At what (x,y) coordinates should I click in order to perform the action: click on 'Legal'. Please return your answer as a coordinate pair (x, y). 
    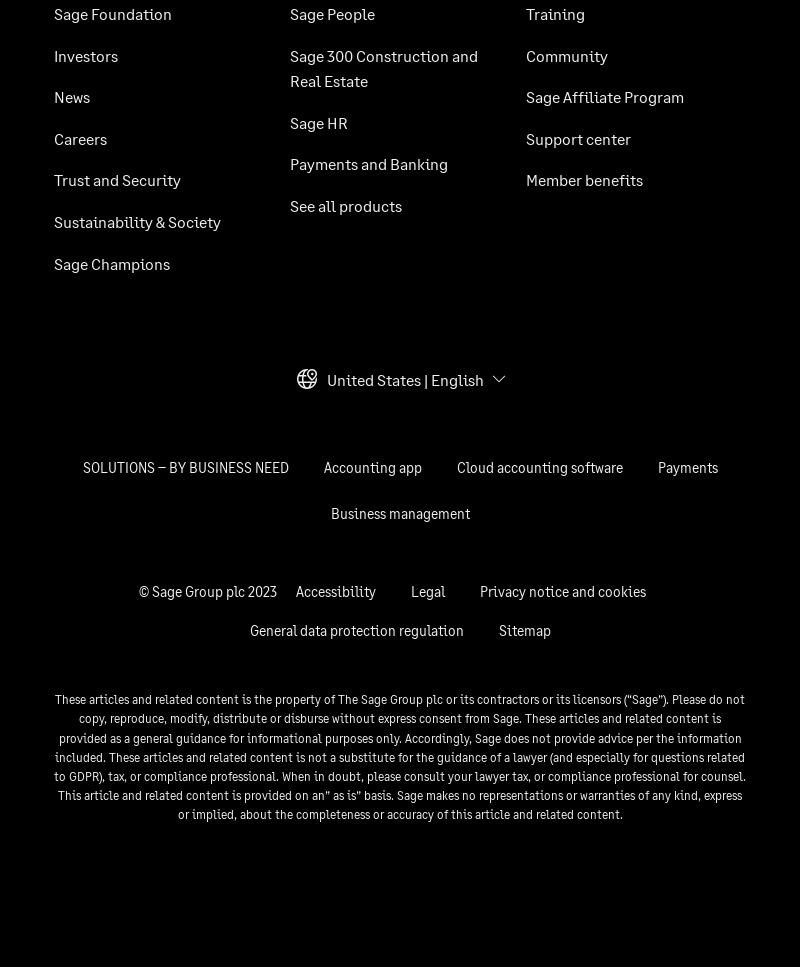
    Looking at the image, I should click on (426, 590).